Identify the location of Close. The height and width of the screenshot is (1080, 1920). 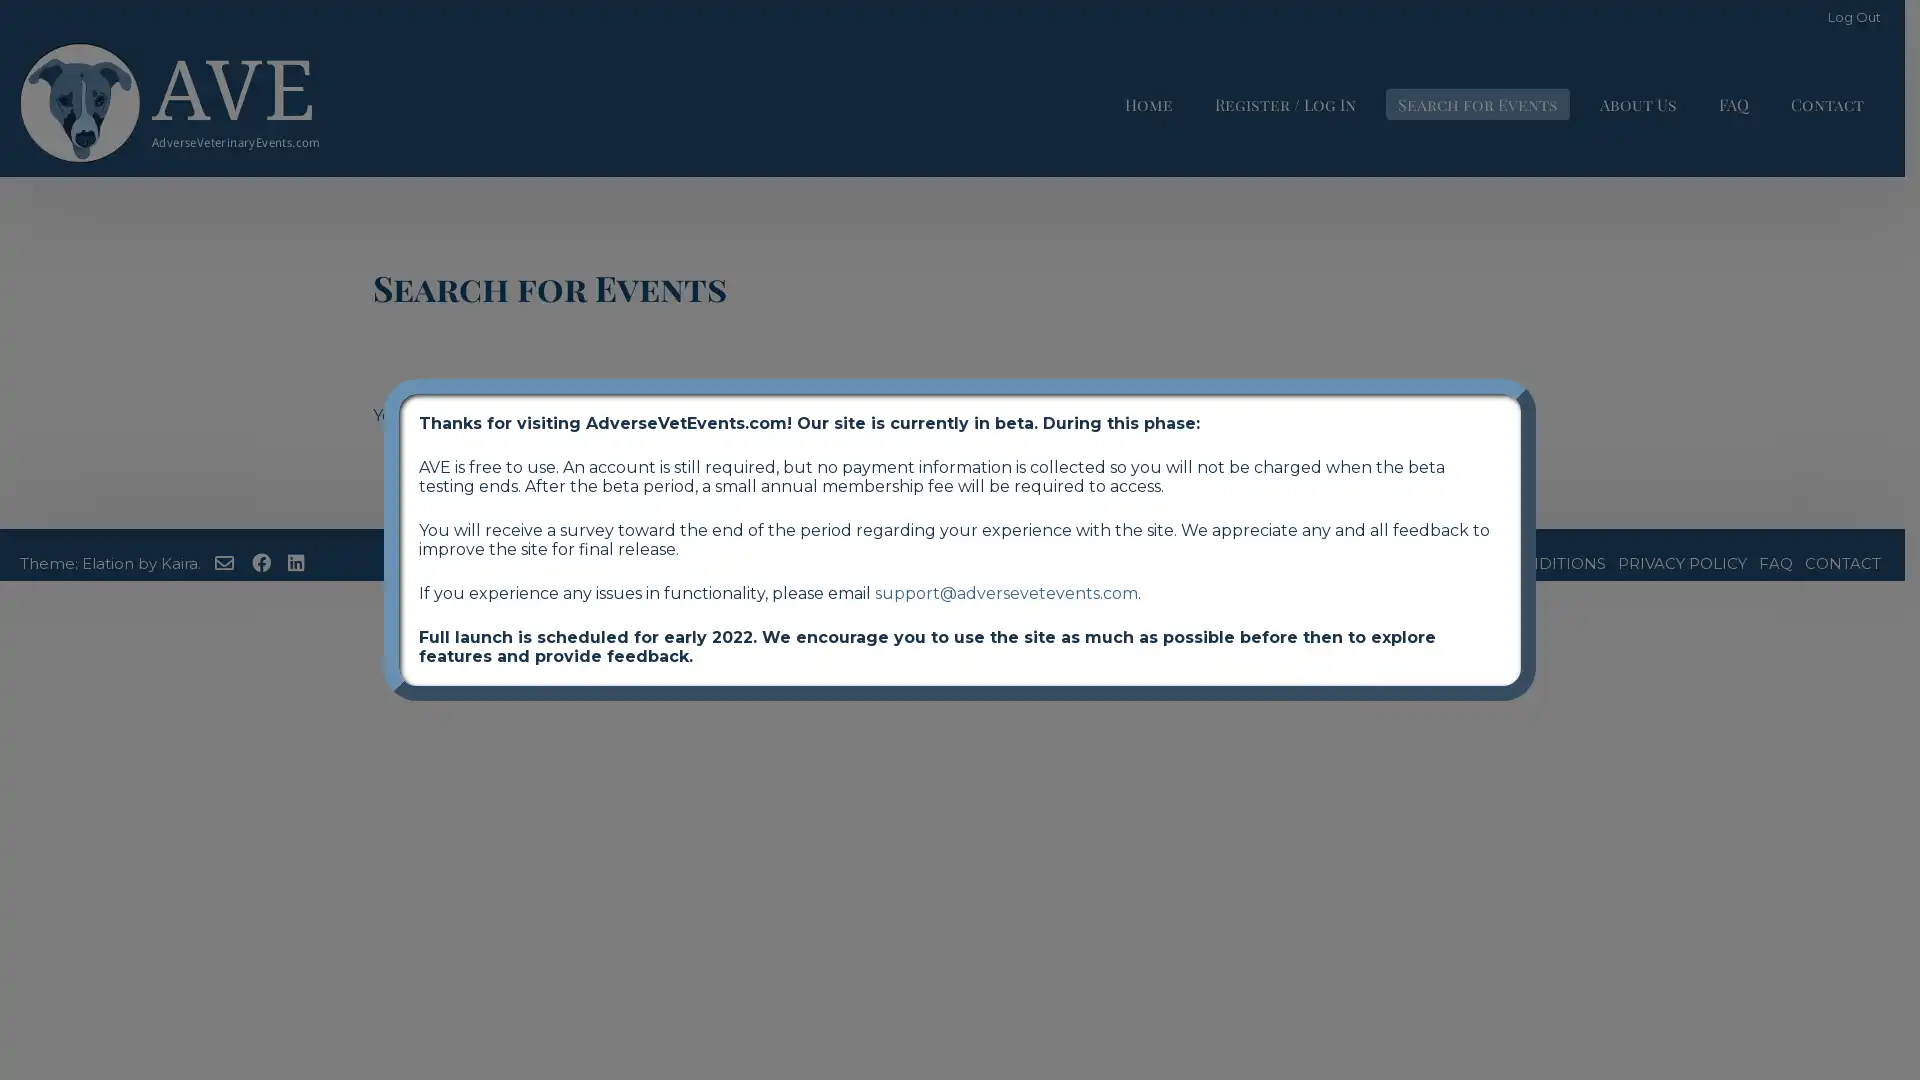
(1535, 378).